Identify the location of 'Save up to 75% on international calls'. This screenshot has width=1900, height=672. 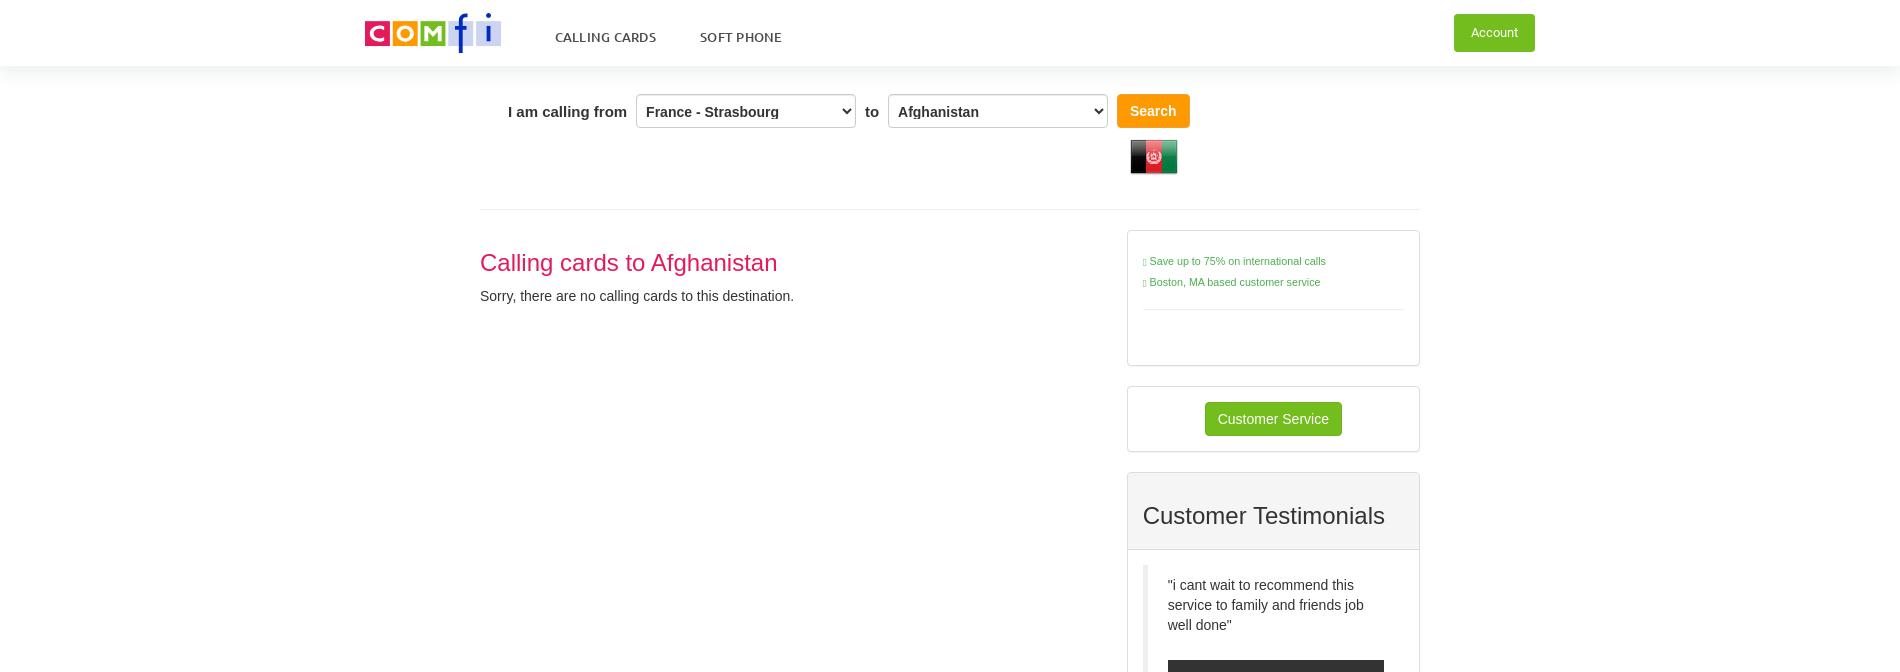
(1234, 259).